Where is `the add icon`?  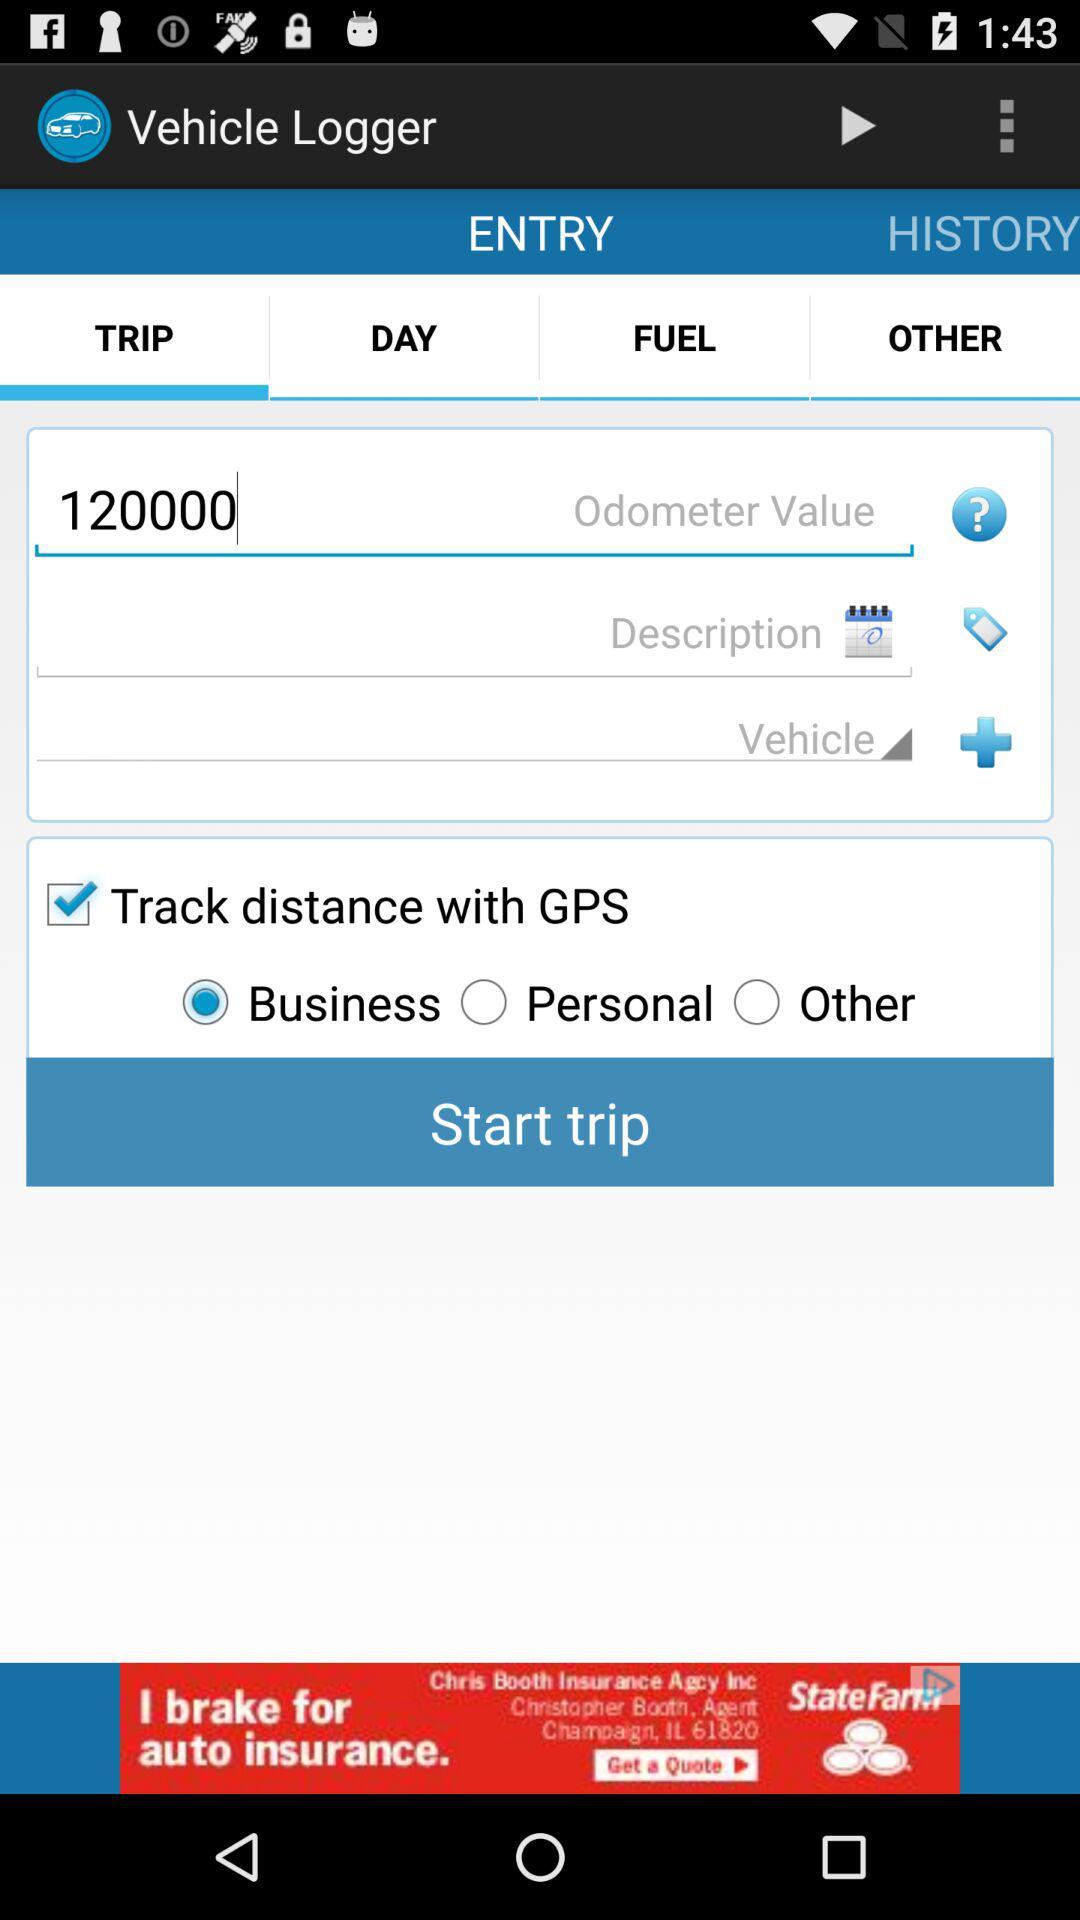 the add icon is located at coordinates (984, 793).